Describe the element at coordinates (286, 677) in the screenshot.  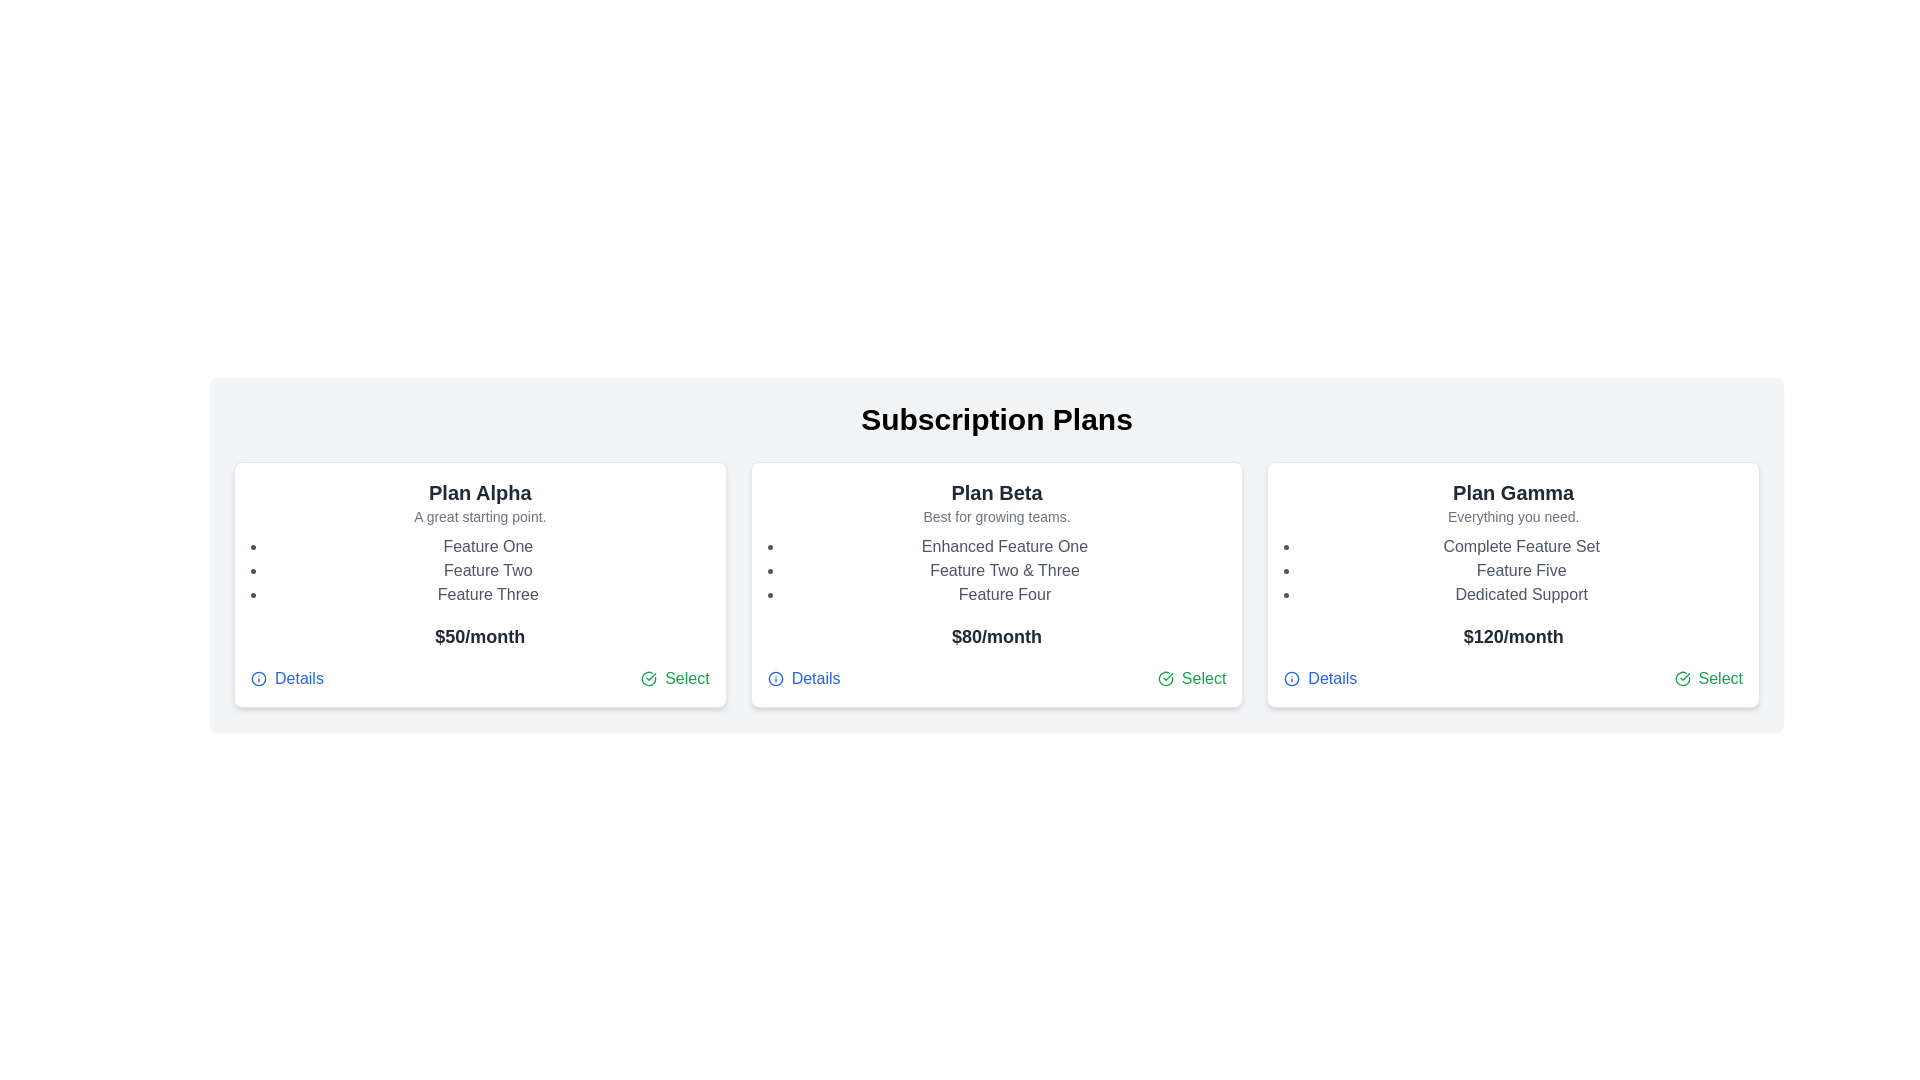
I see `the blue text link labeled 'Details' located in the bottom-left corner of the 'Plan Alpha' subscription card` at that location.